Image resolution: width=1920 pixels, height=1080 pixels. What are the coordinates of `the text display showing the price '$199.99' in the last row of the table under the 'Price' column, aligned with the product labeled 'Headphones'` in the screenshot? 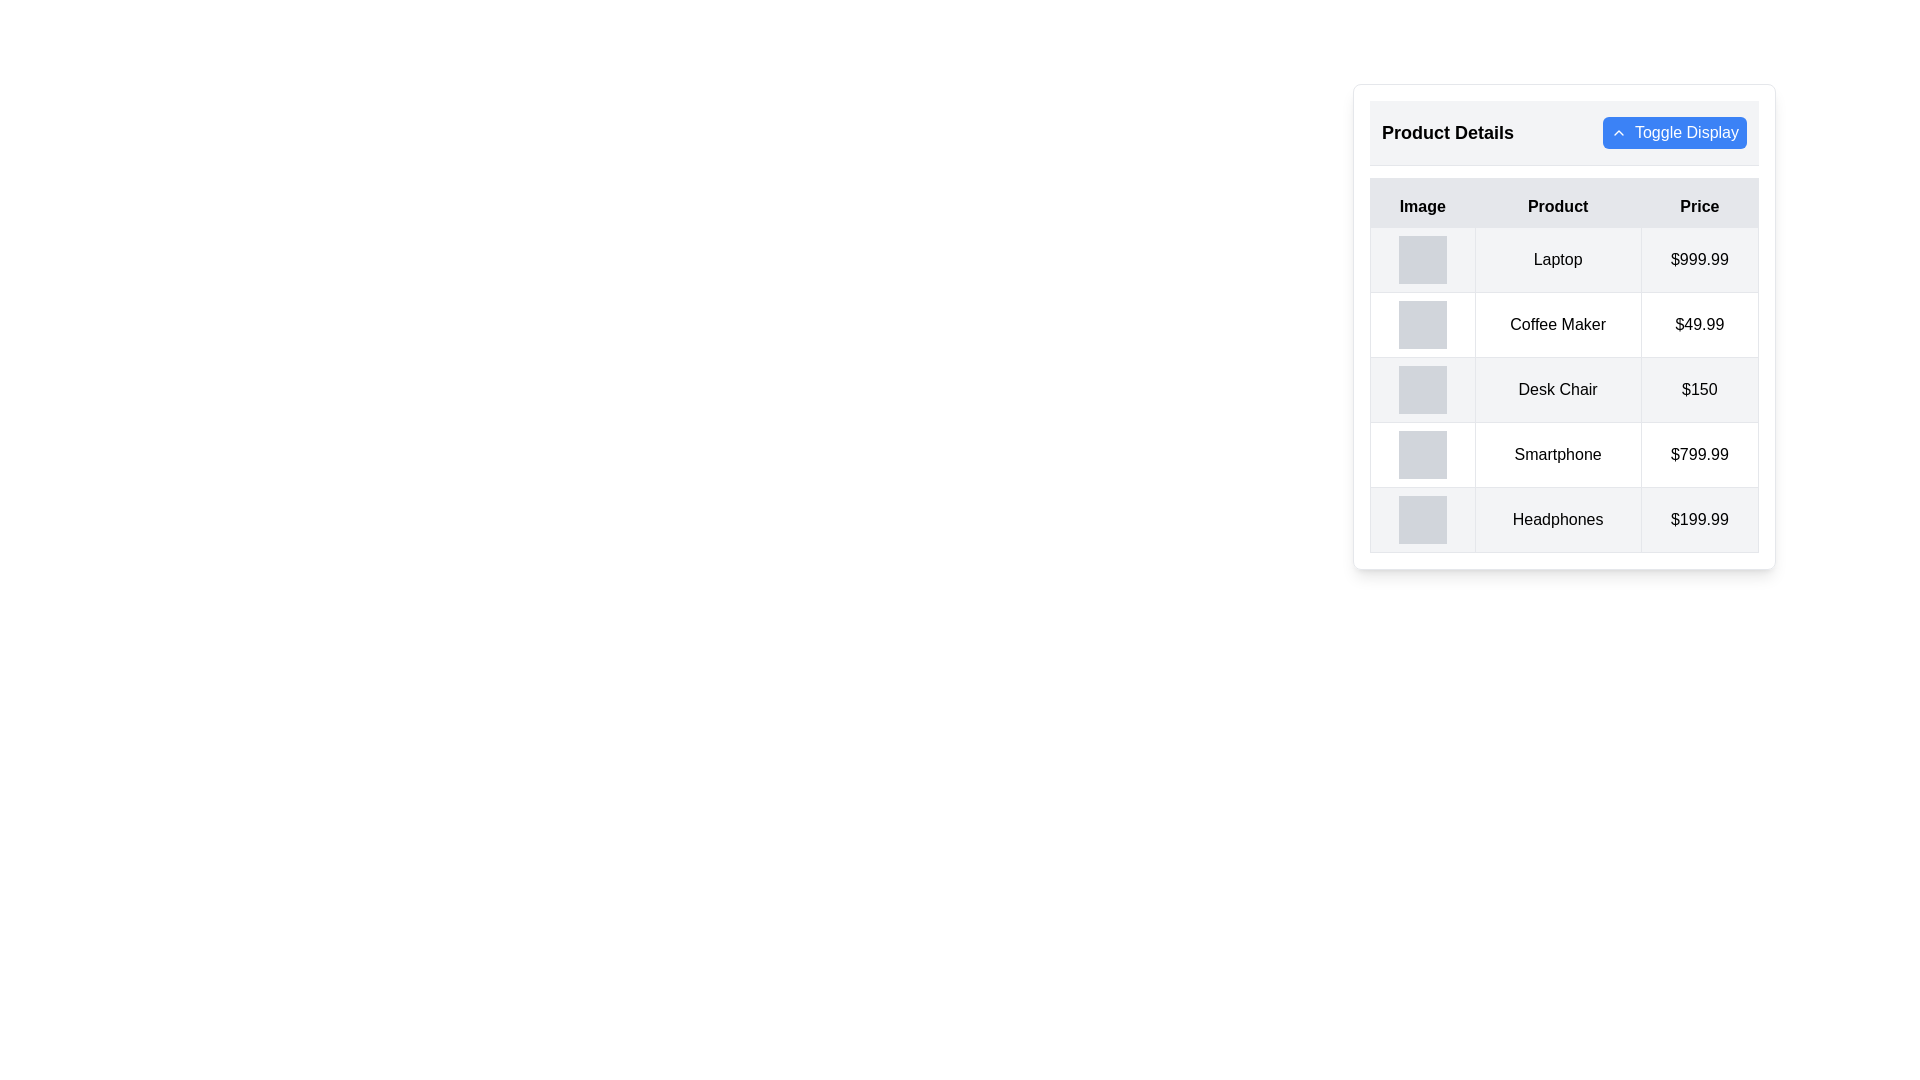 It's located at (1698, 519).